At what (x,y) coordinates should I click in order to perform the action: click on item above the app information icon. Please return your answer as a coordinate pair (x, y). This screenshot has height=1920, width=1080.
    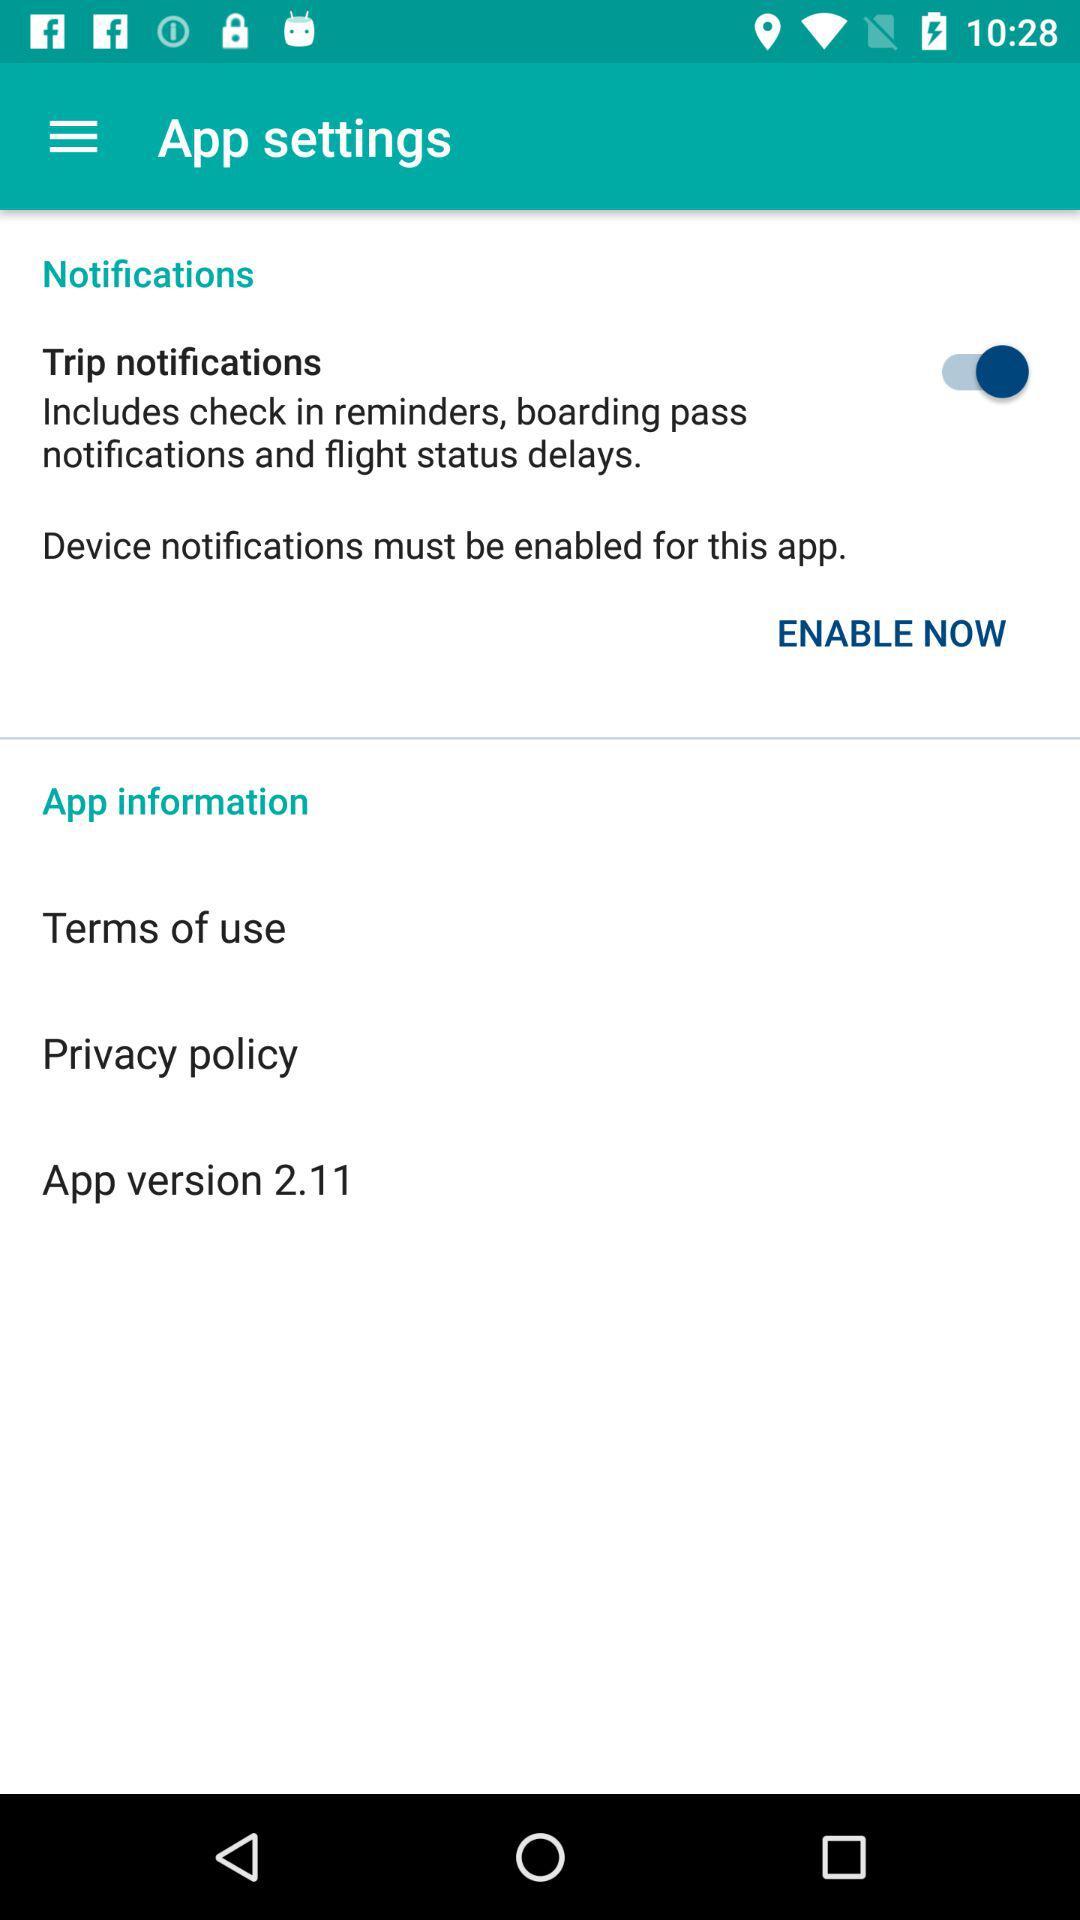
    Looking at the image, I should click on (890, 631).